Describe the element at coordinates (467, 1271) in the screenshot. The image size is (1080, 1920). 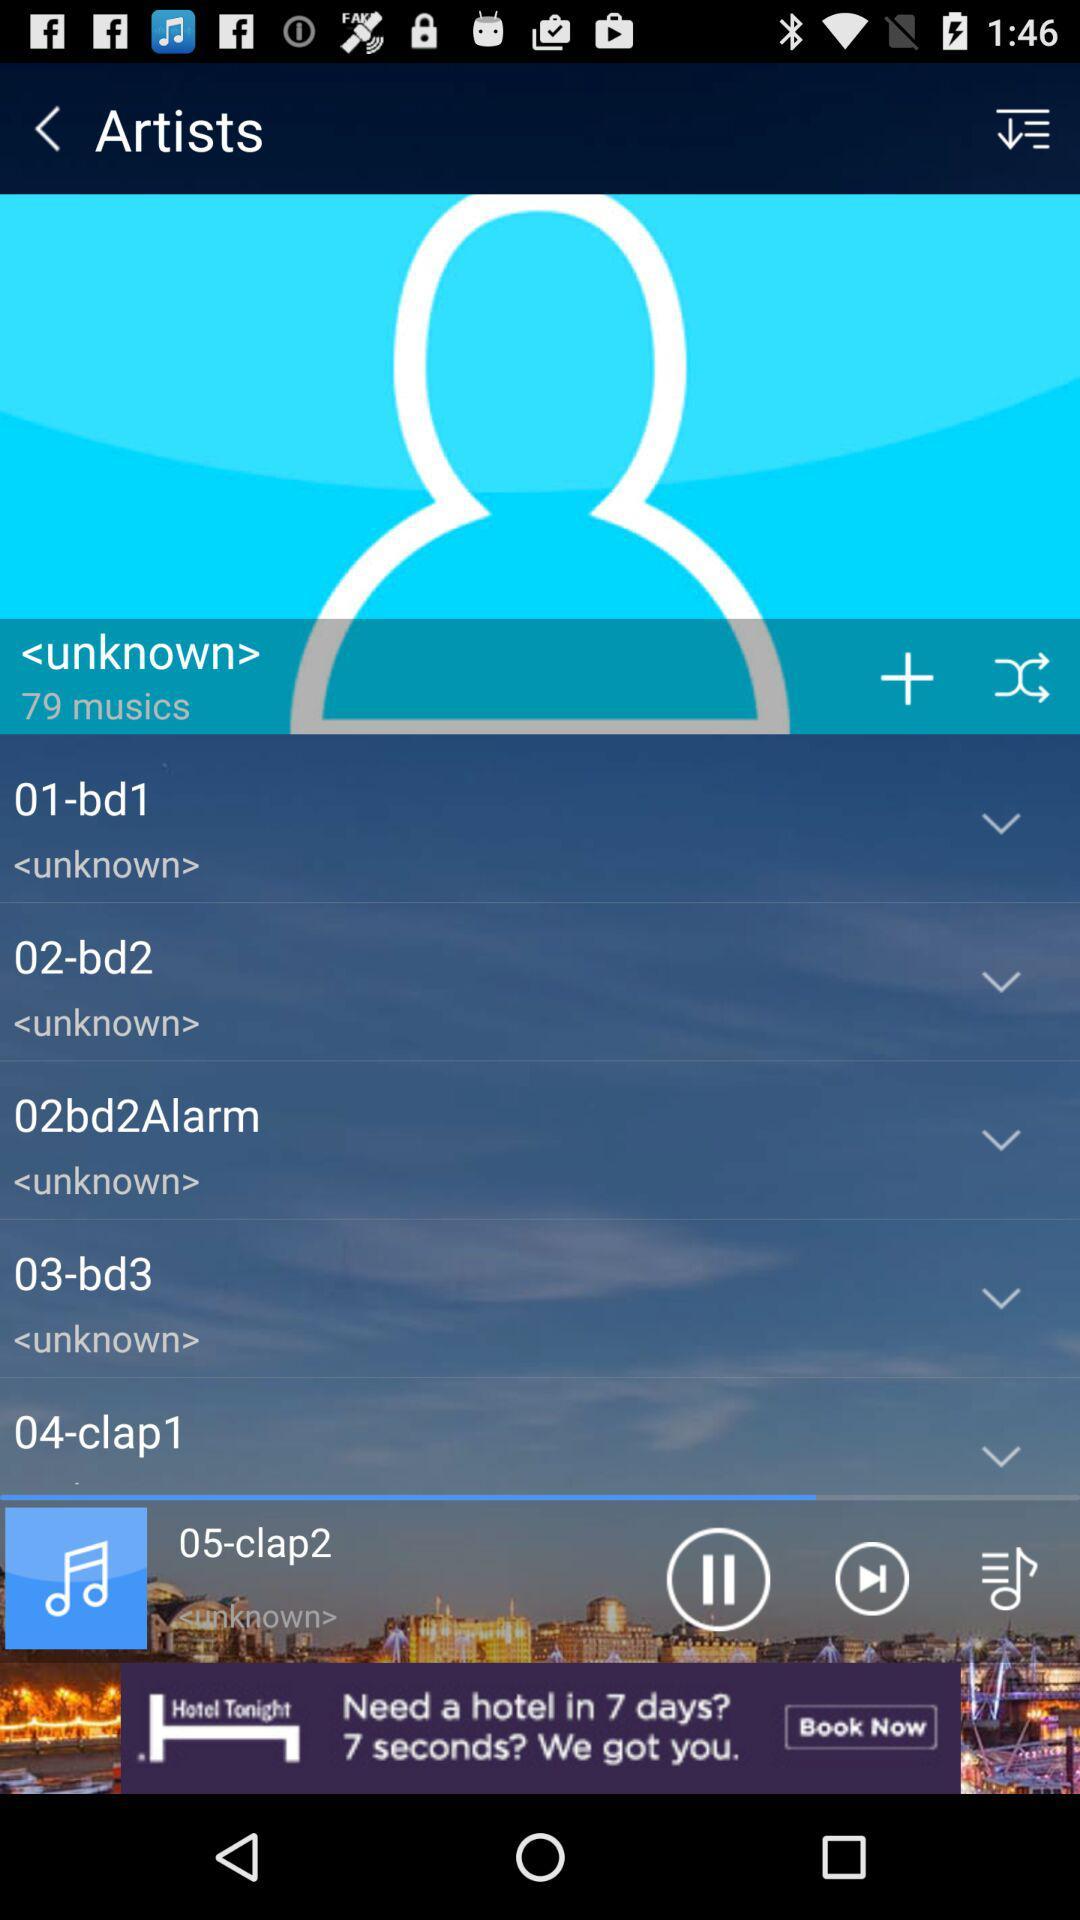
I see `03-bd3 icon` at that location.